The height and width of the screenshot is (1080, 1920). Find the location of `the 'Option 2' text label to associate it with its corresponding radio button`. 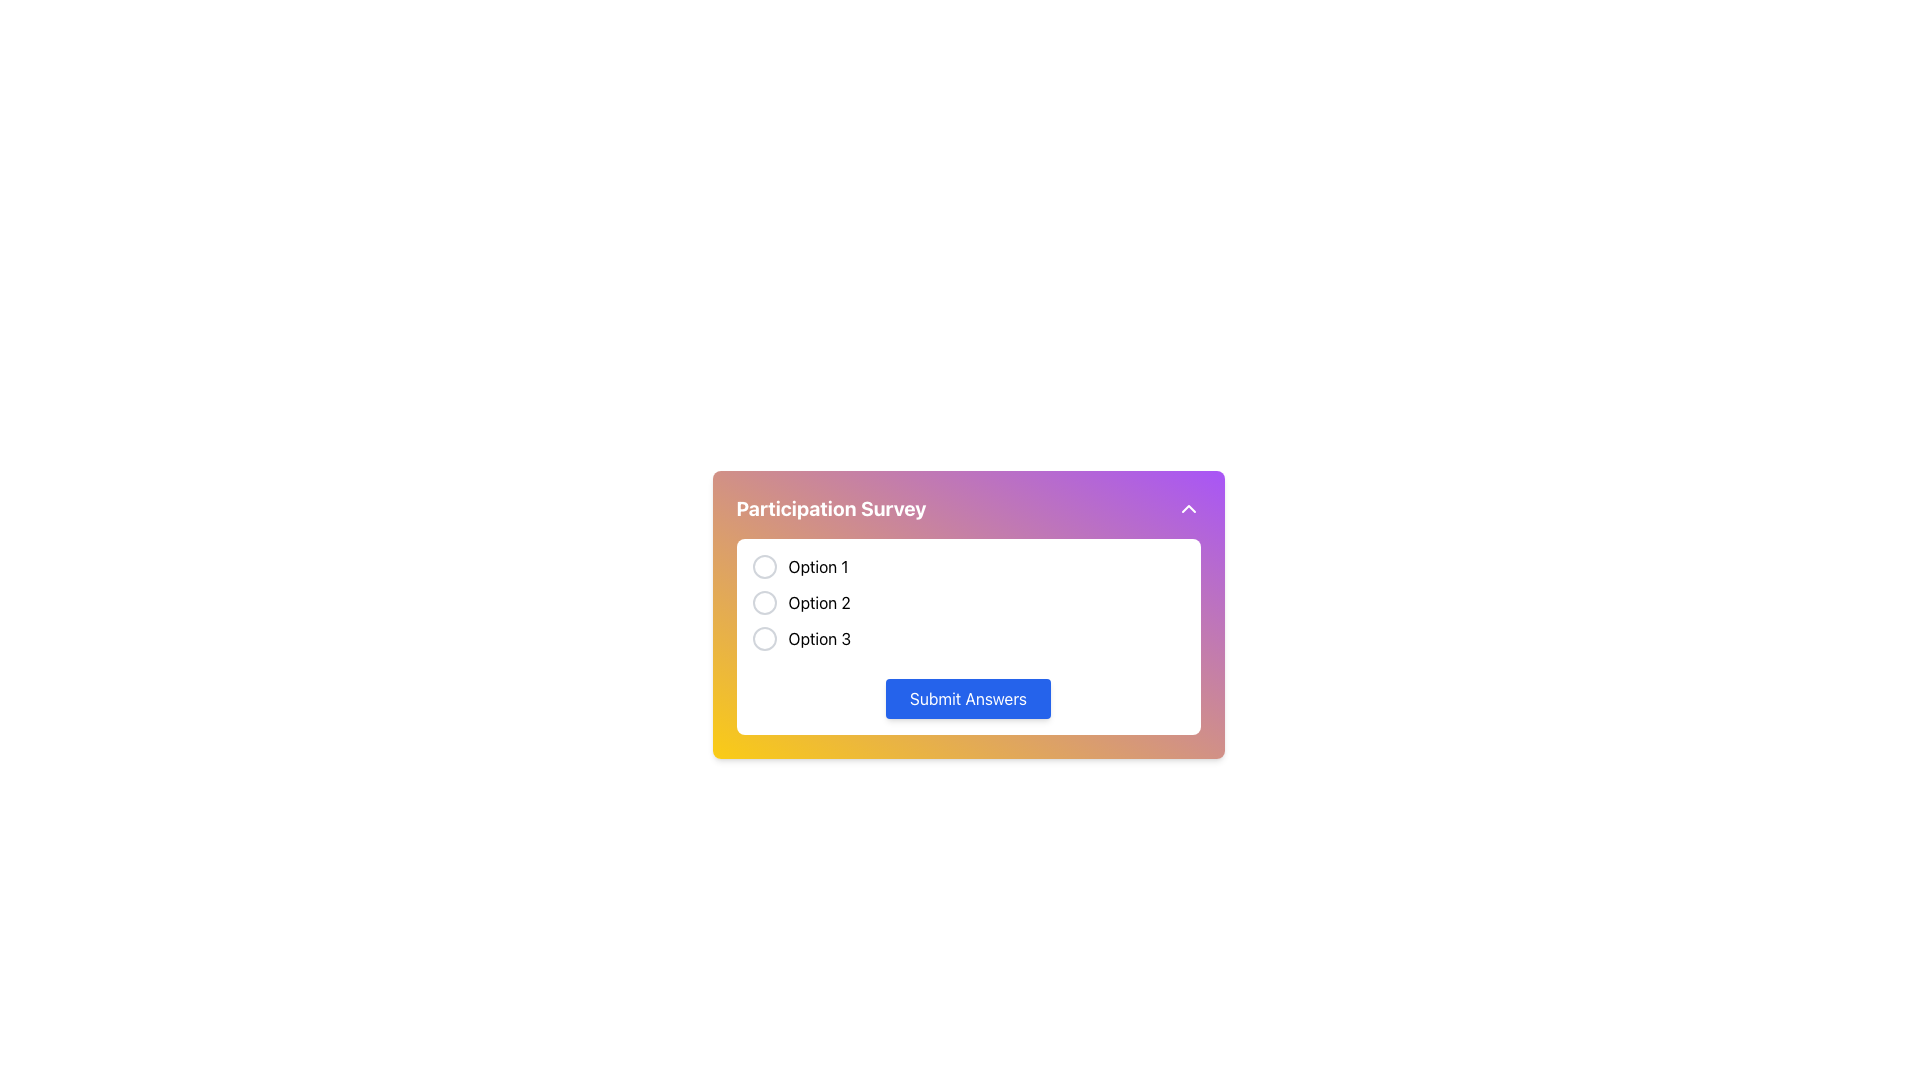

the 'Option 2' text label to associate it with its corresponding radio button is located at coordinates (819, 601).